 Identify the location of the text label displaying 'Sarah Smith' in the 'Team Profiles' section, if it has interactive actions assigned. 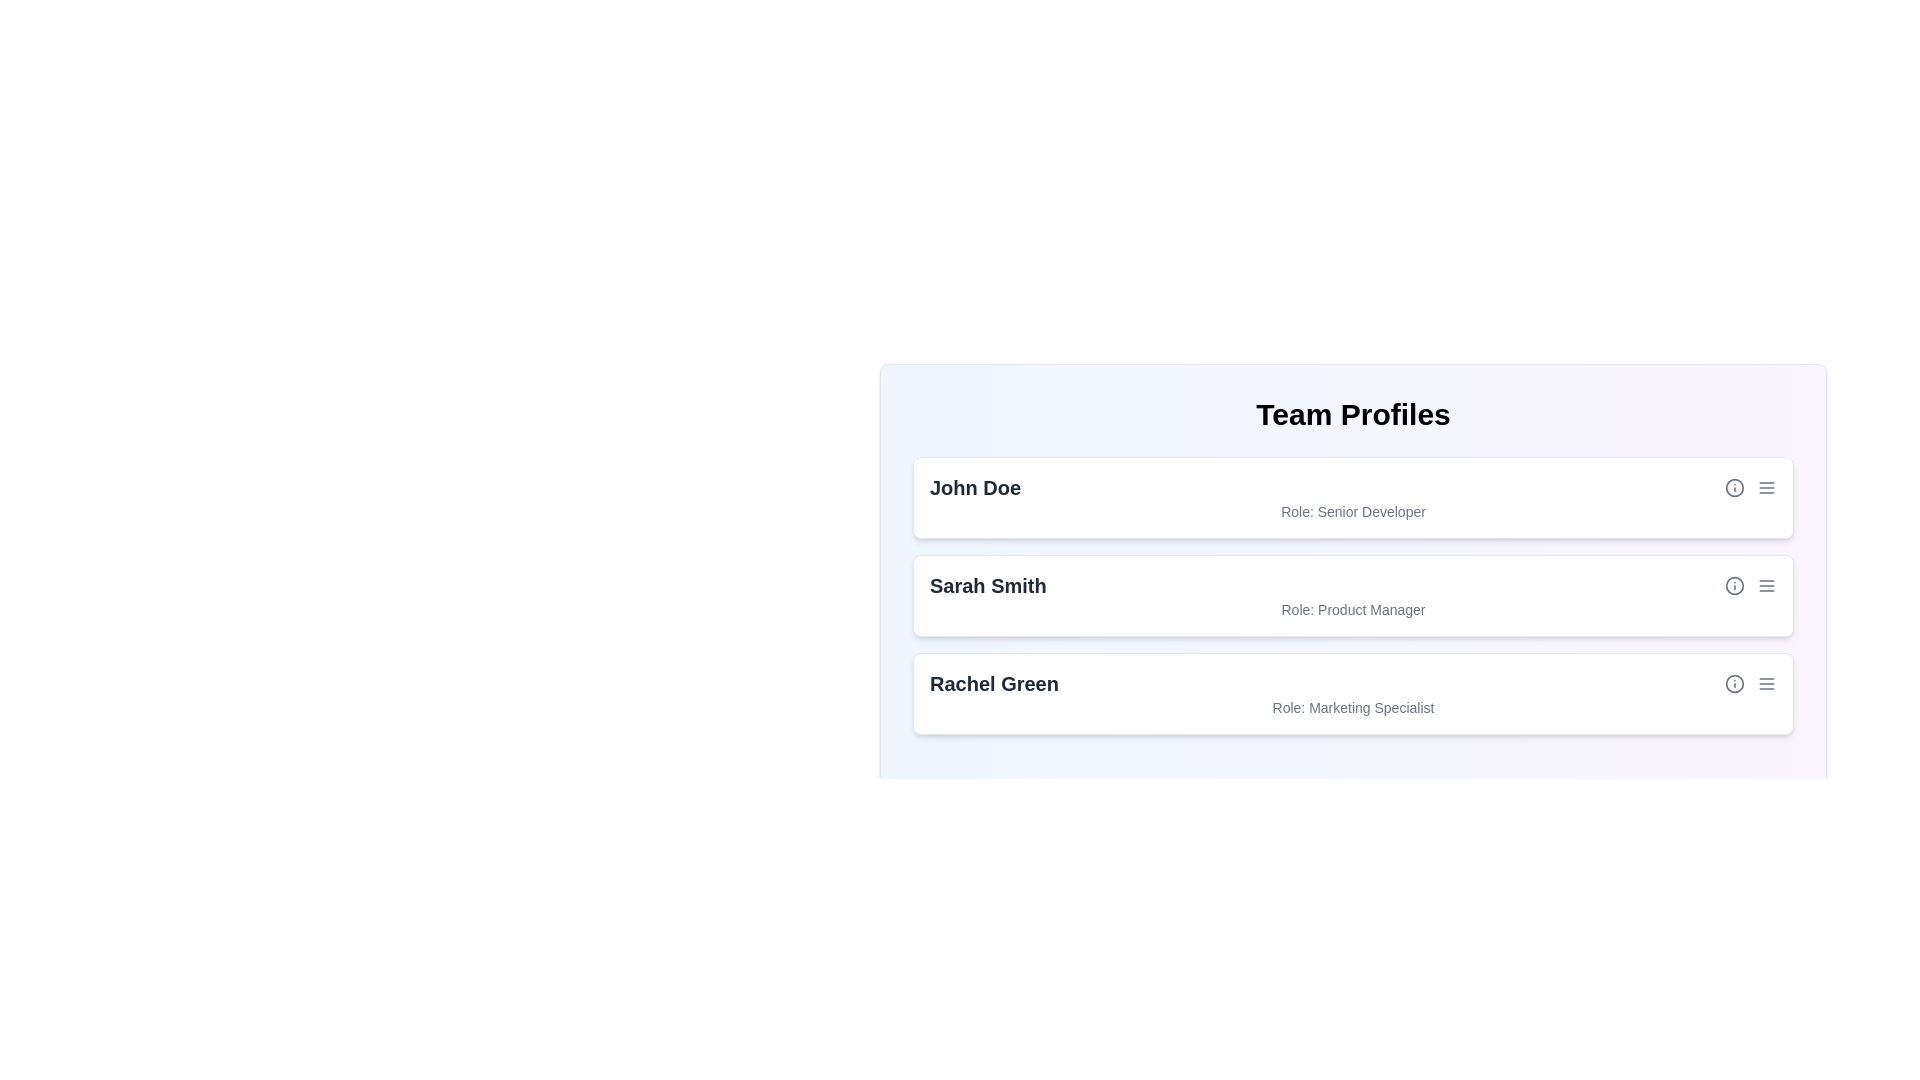
(988, 585).